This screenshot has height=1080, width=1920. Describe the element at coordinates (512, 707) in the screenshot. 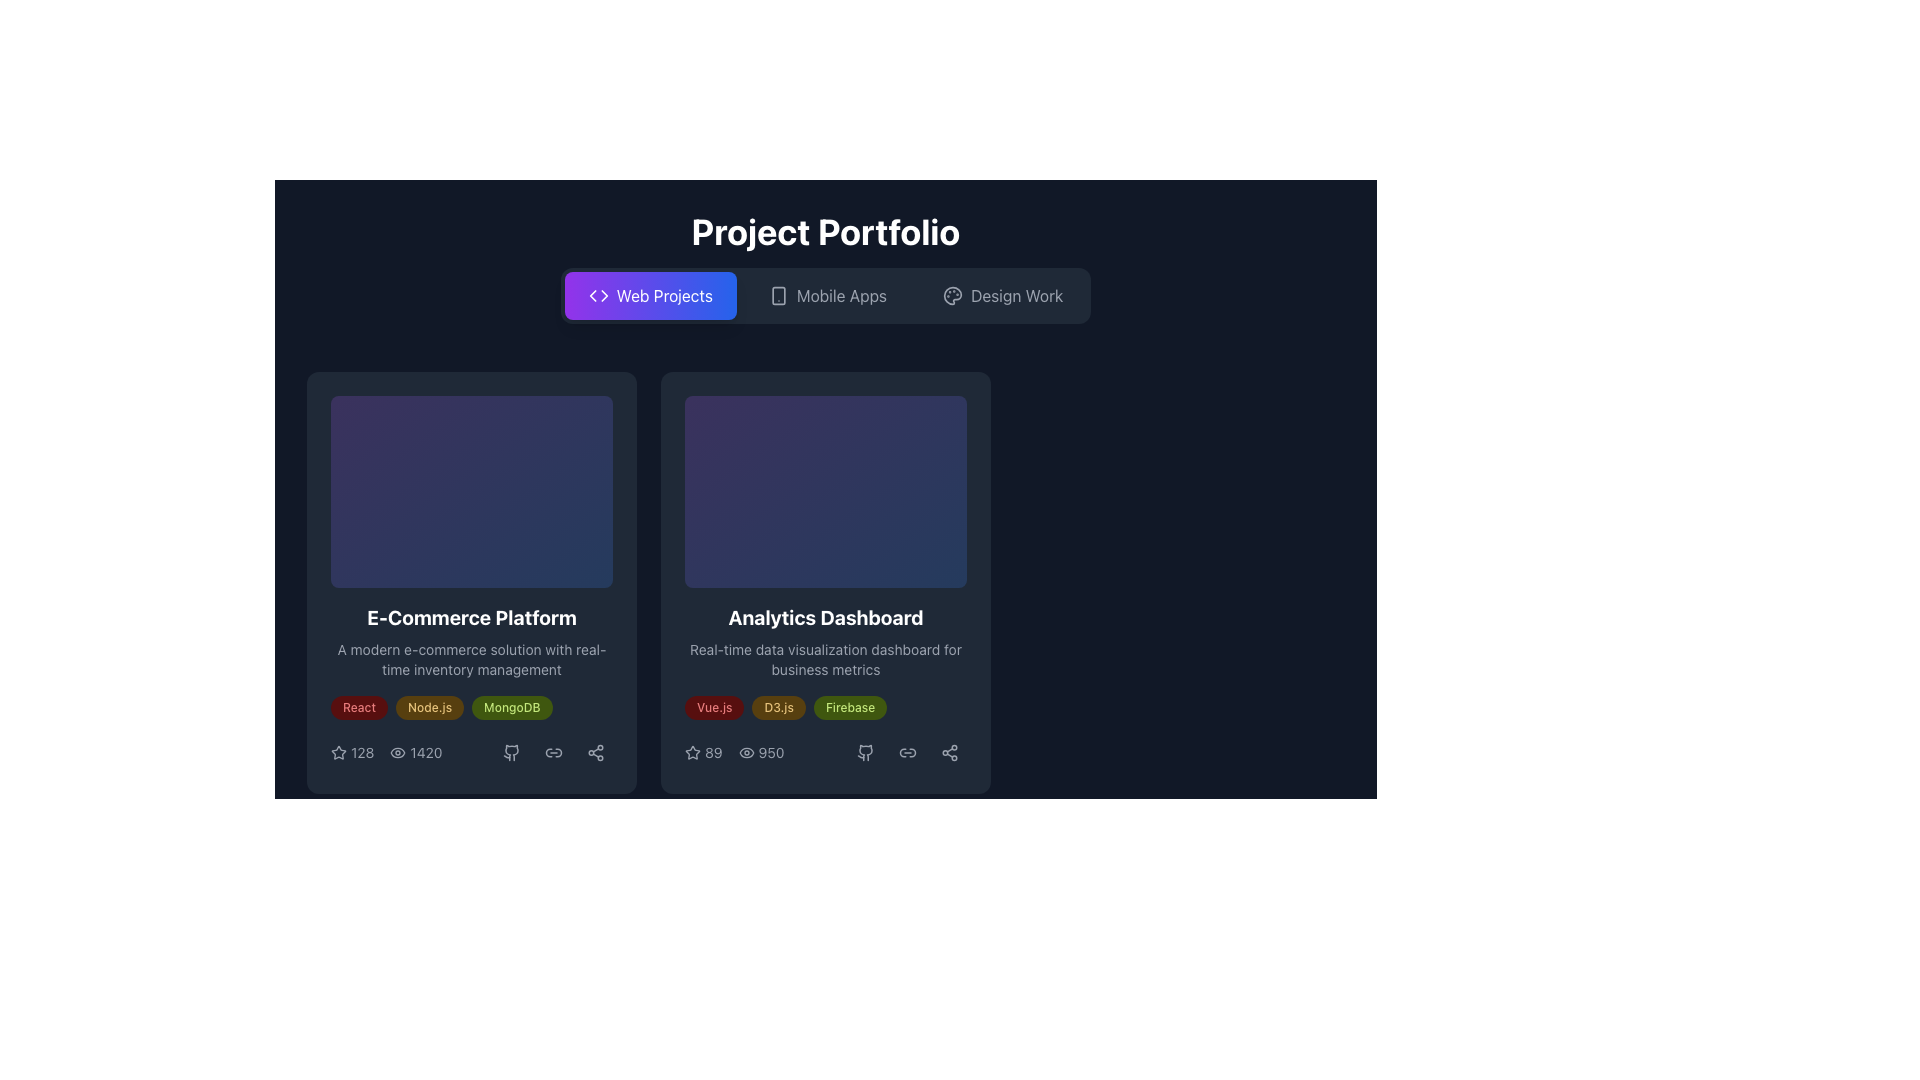

I see `the 'MongoDB' label, which is the rightmost tag with a dark green background and light green text located at the bottom of the 'E-Commerce Platform' card` at that location.